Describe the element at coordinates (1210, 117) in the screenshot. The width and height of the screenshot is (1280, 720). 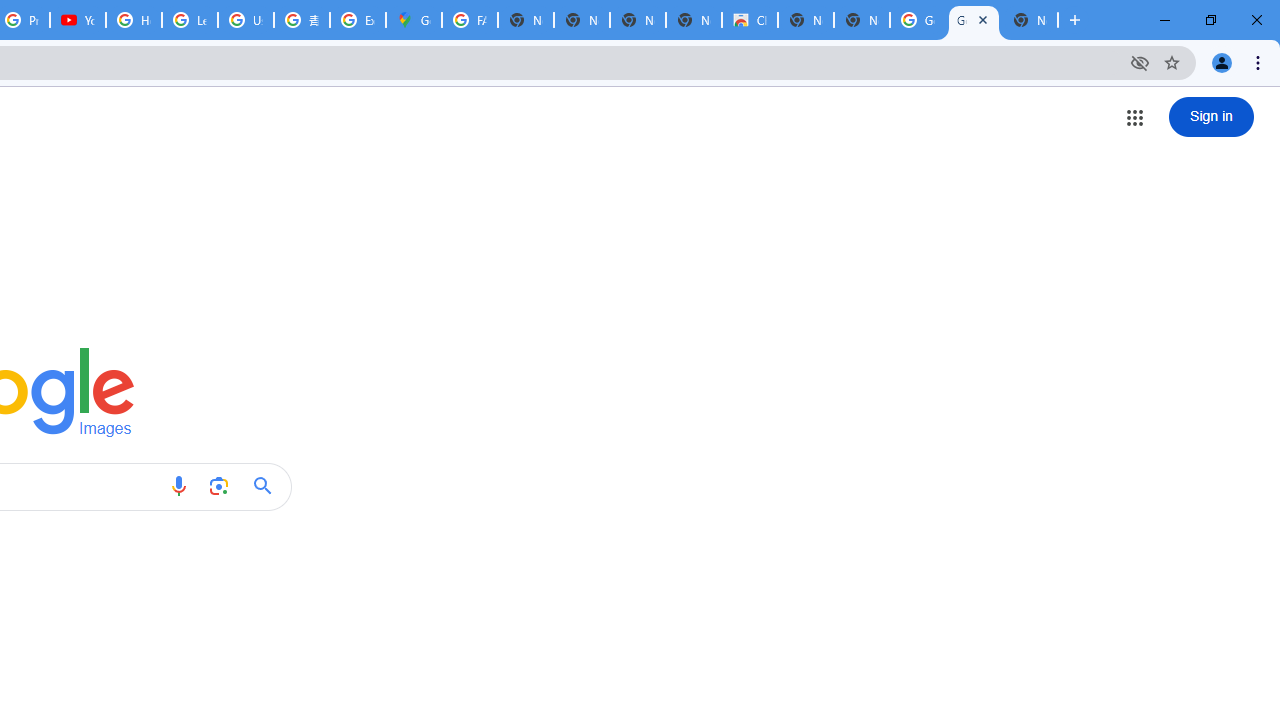
I see `'Sign in'` at that location.